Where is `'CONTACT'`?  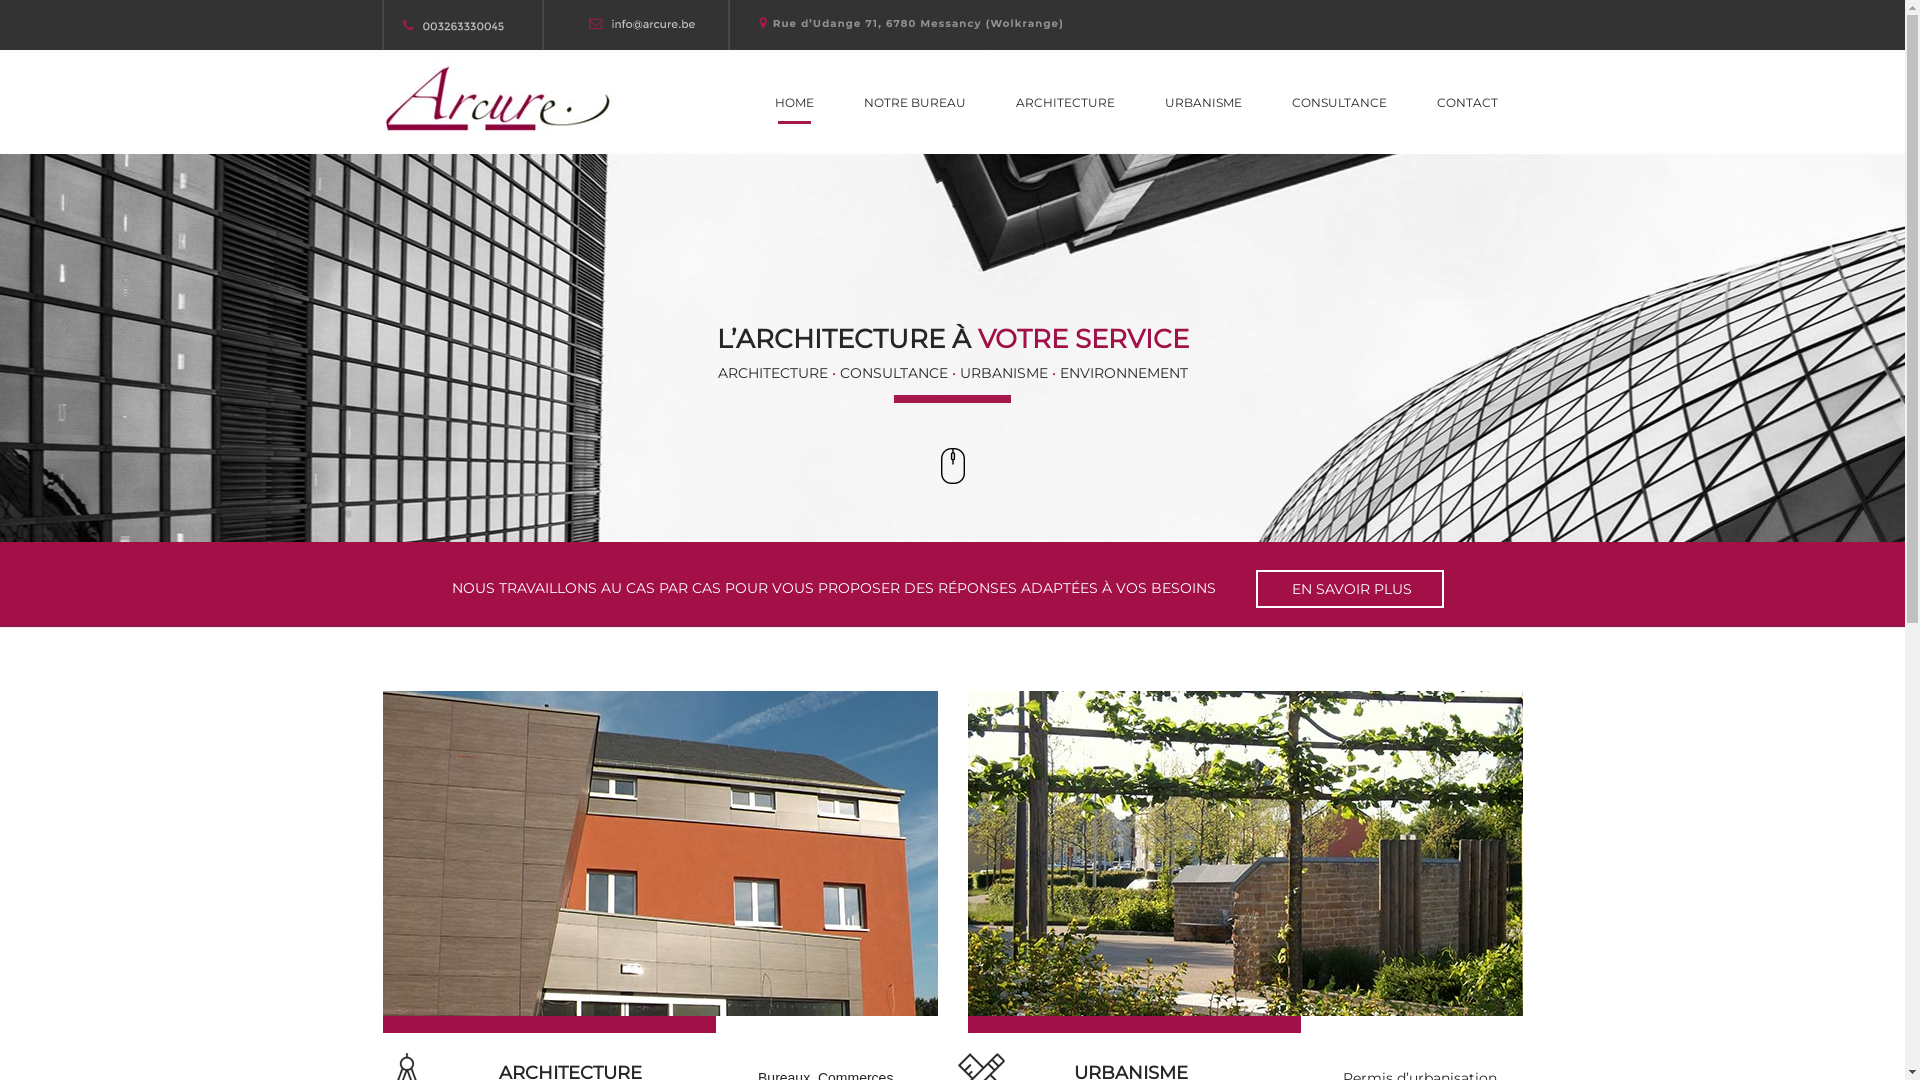
'CONTACT' is located at coordinates (1467, 103).